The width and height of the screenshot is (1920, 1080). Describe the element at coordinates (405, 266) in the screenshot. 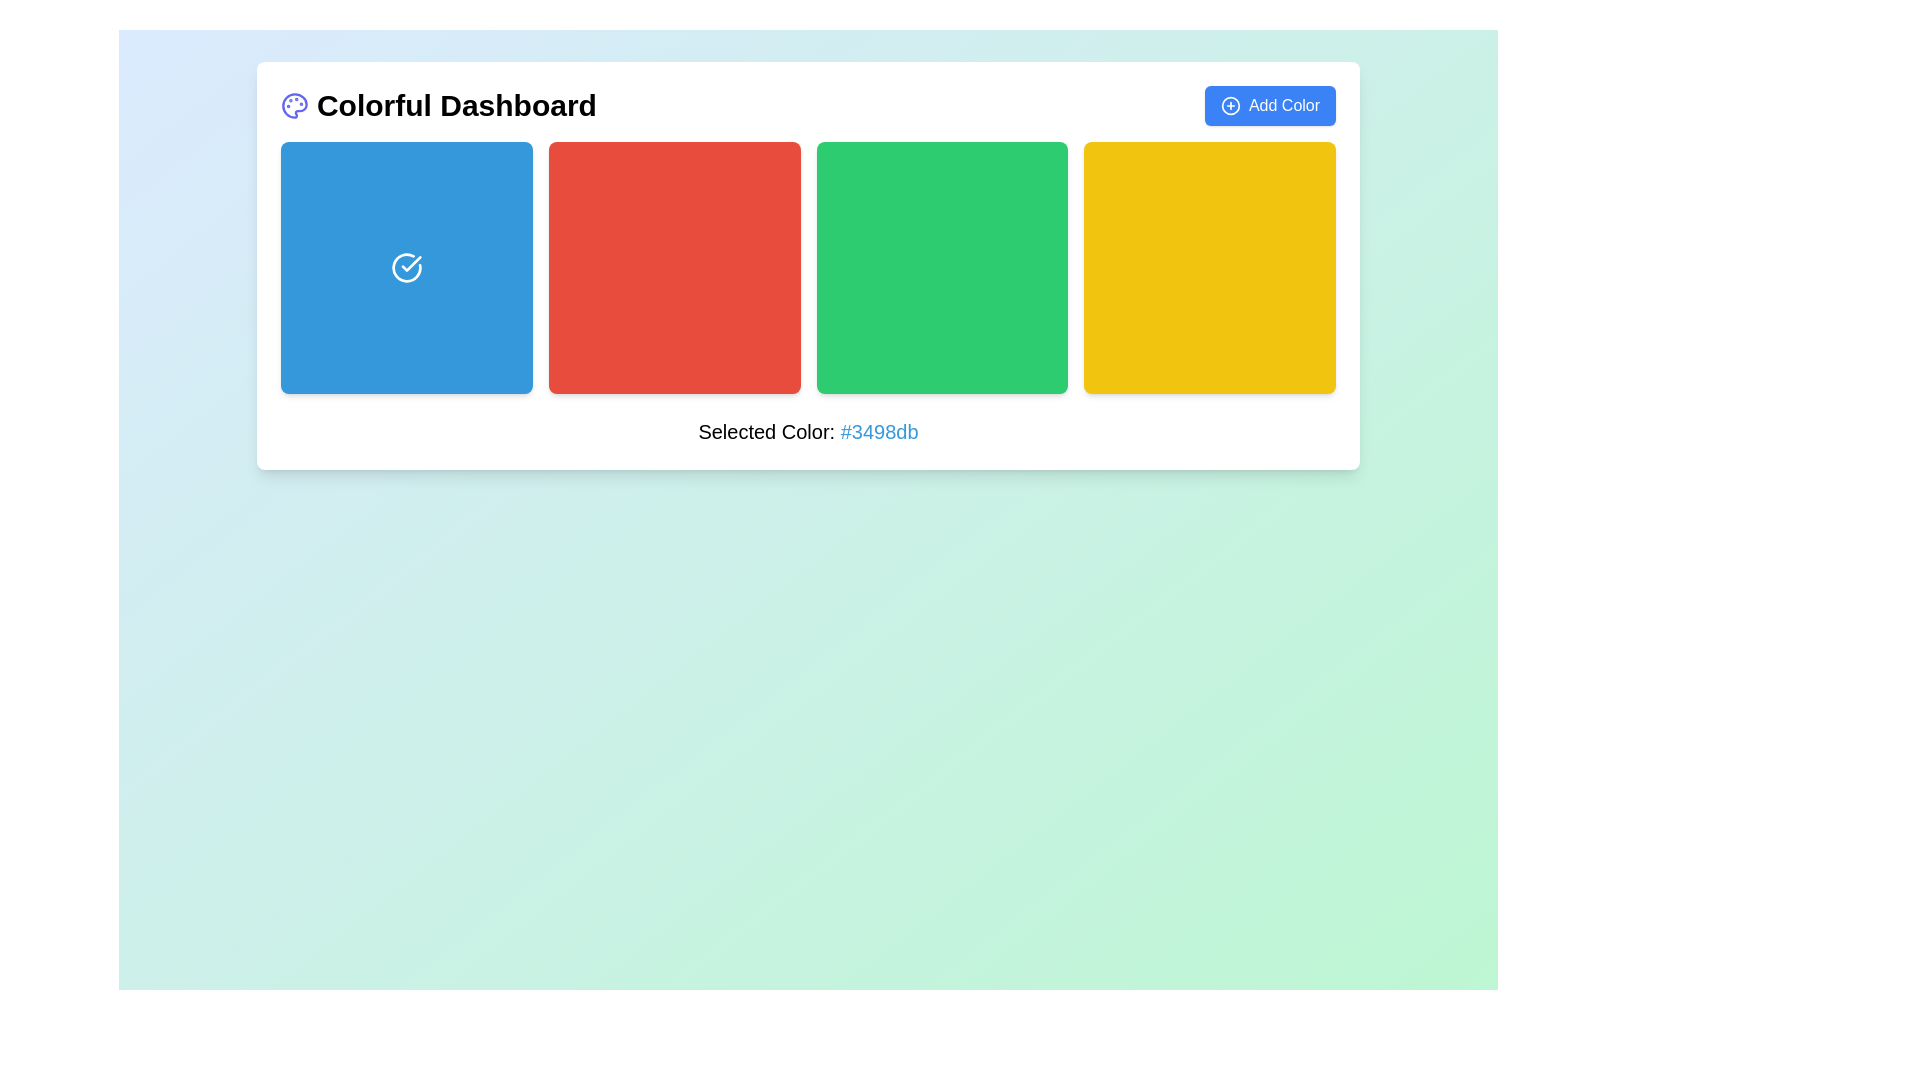

I see `the blue-colored selection icon located within the first colored rectangle of the color selection interface to confirm your choice` at that location.